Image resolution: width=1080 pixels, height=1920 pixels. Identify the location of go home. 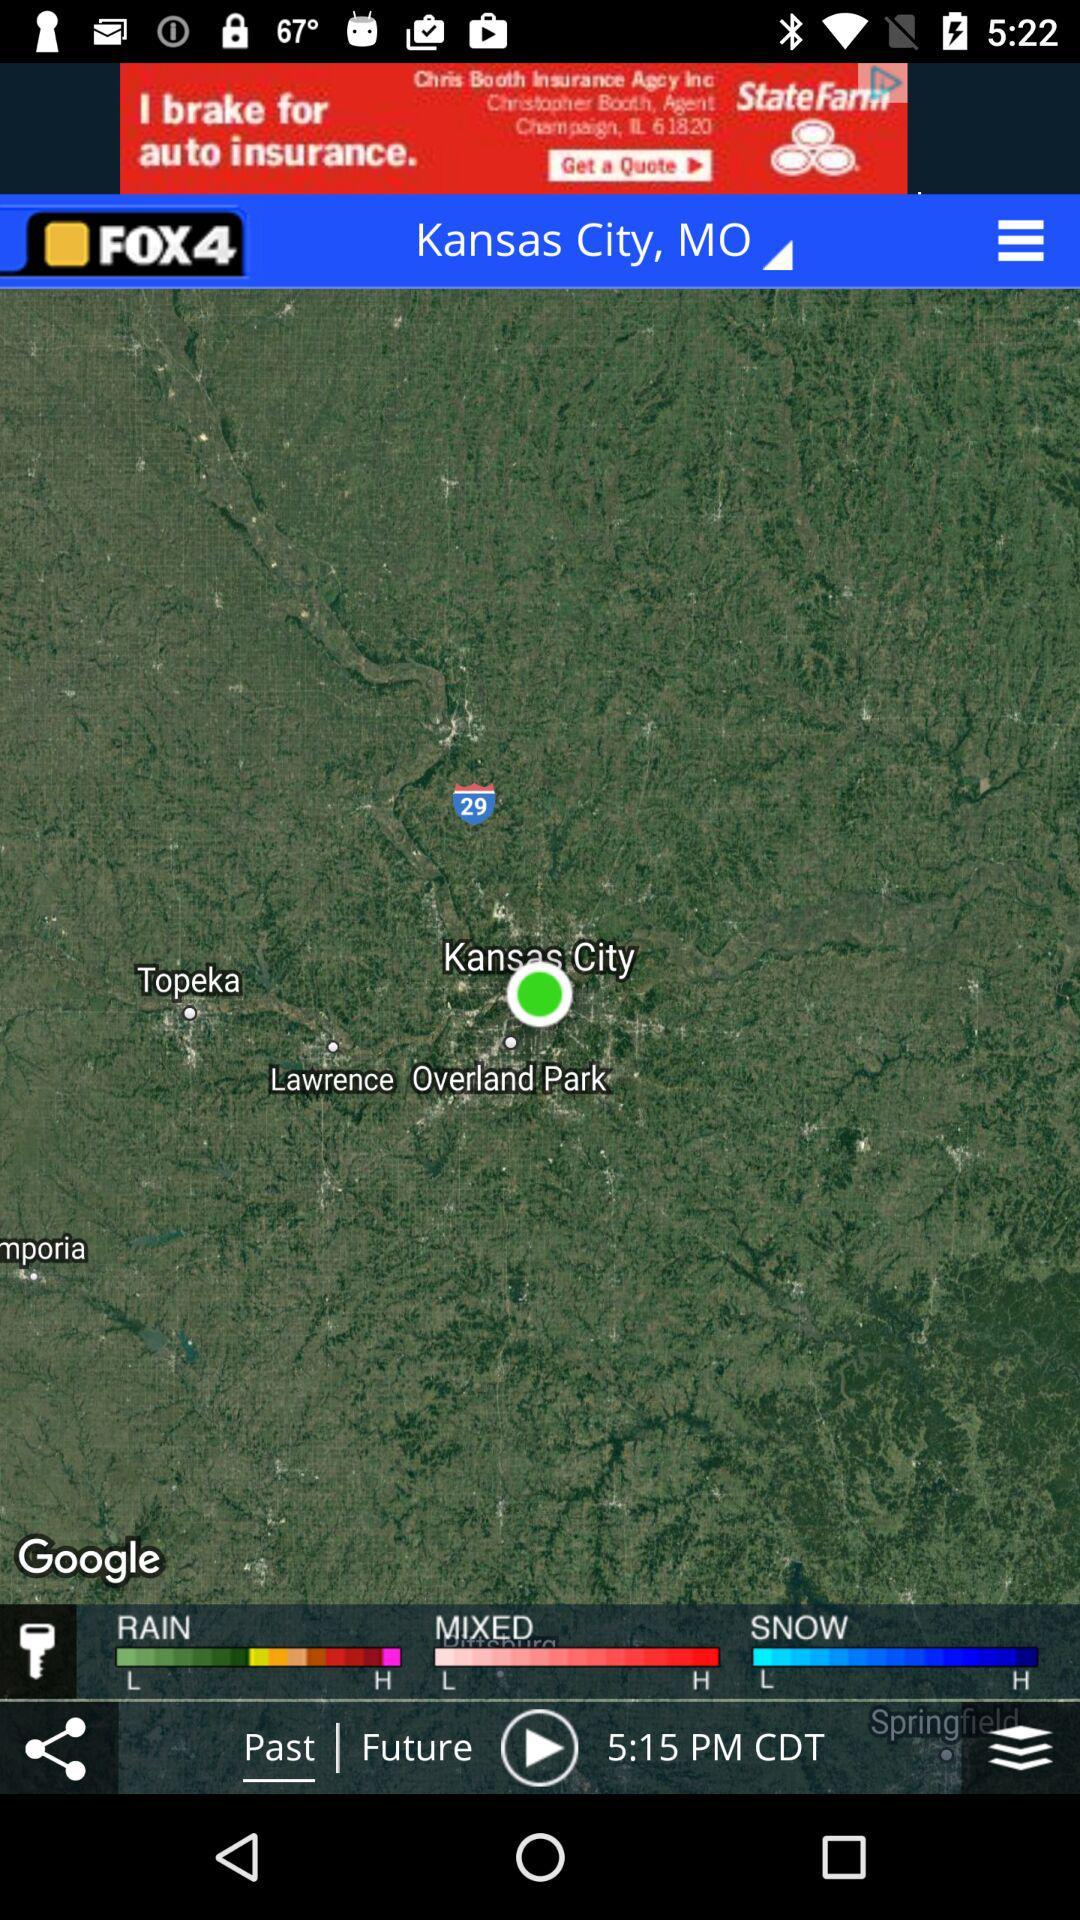
(131, 240).